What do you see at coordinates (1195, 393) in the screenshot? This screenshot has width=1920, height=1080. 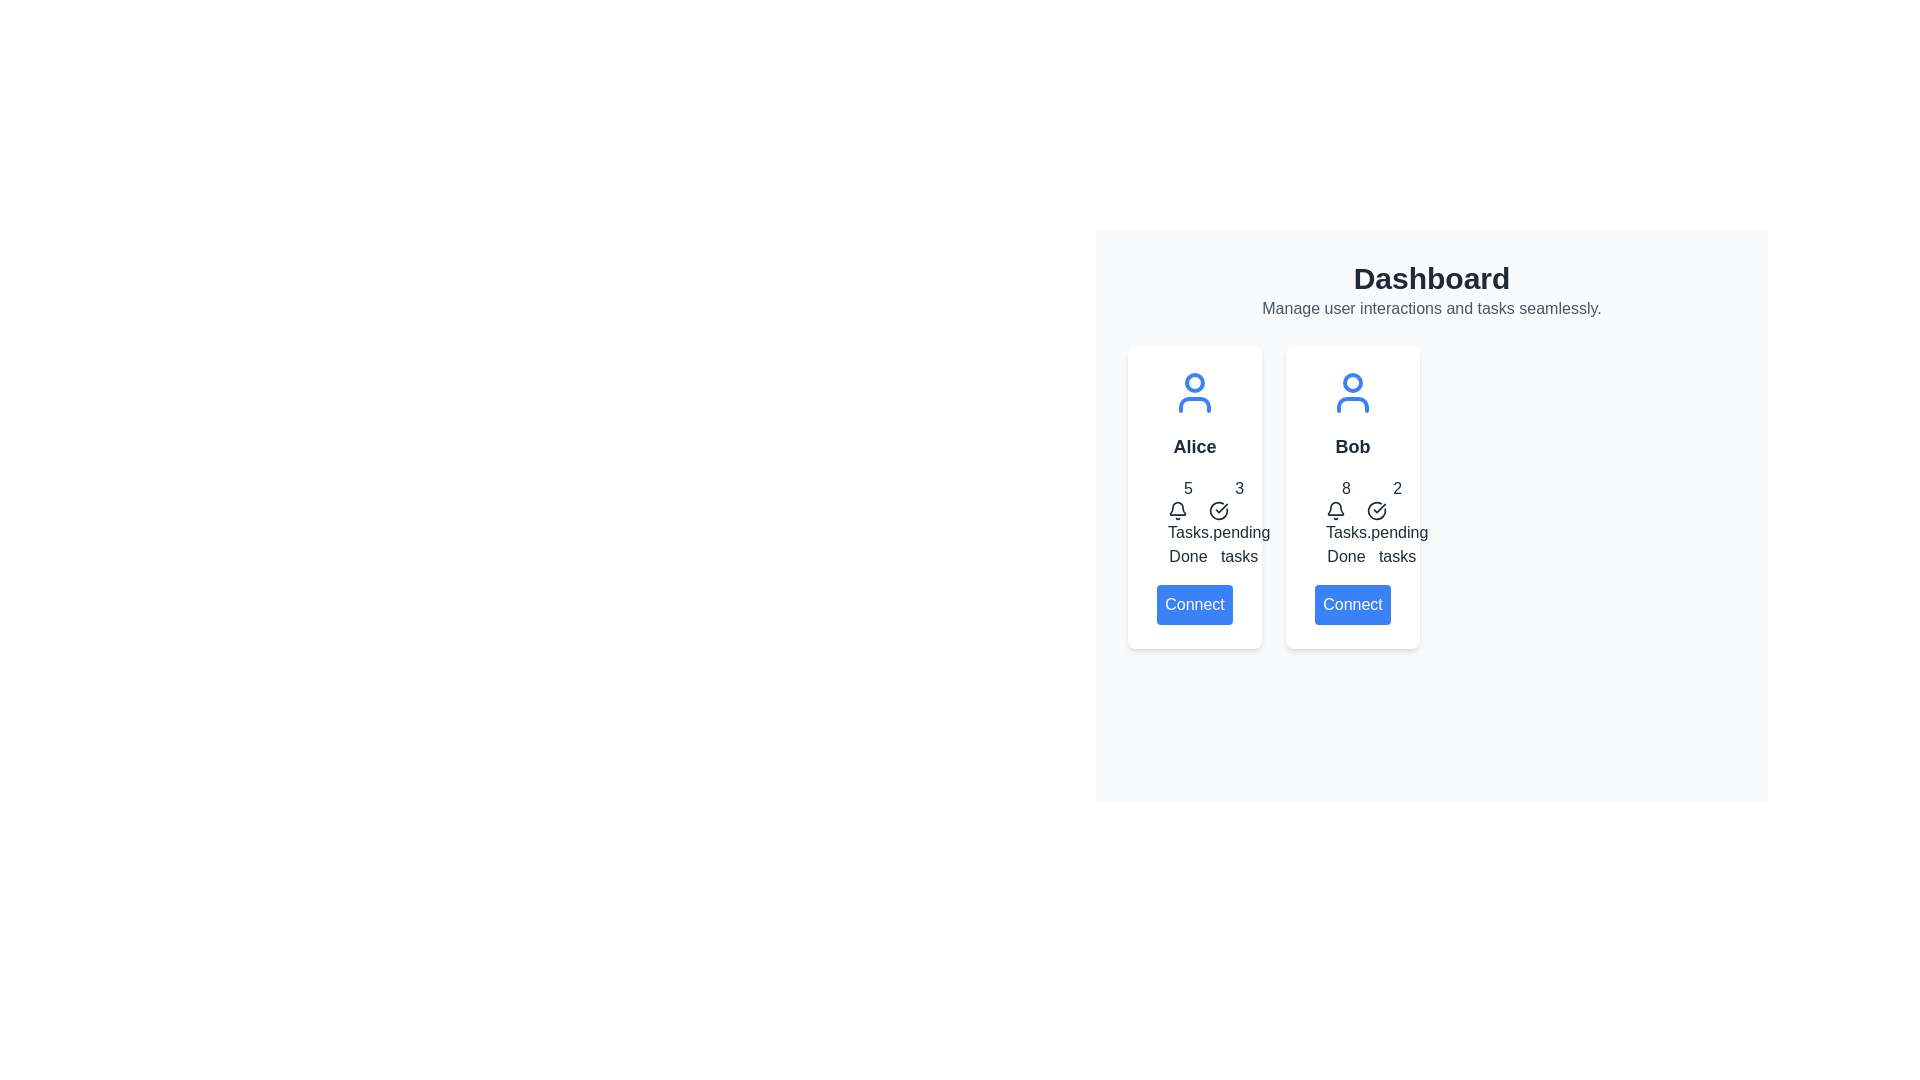 I see `the decorative profile icon representing the user 'Alice', located at the top-center of the first card above the name 'Alice'` at bounding box center [1195, 393].